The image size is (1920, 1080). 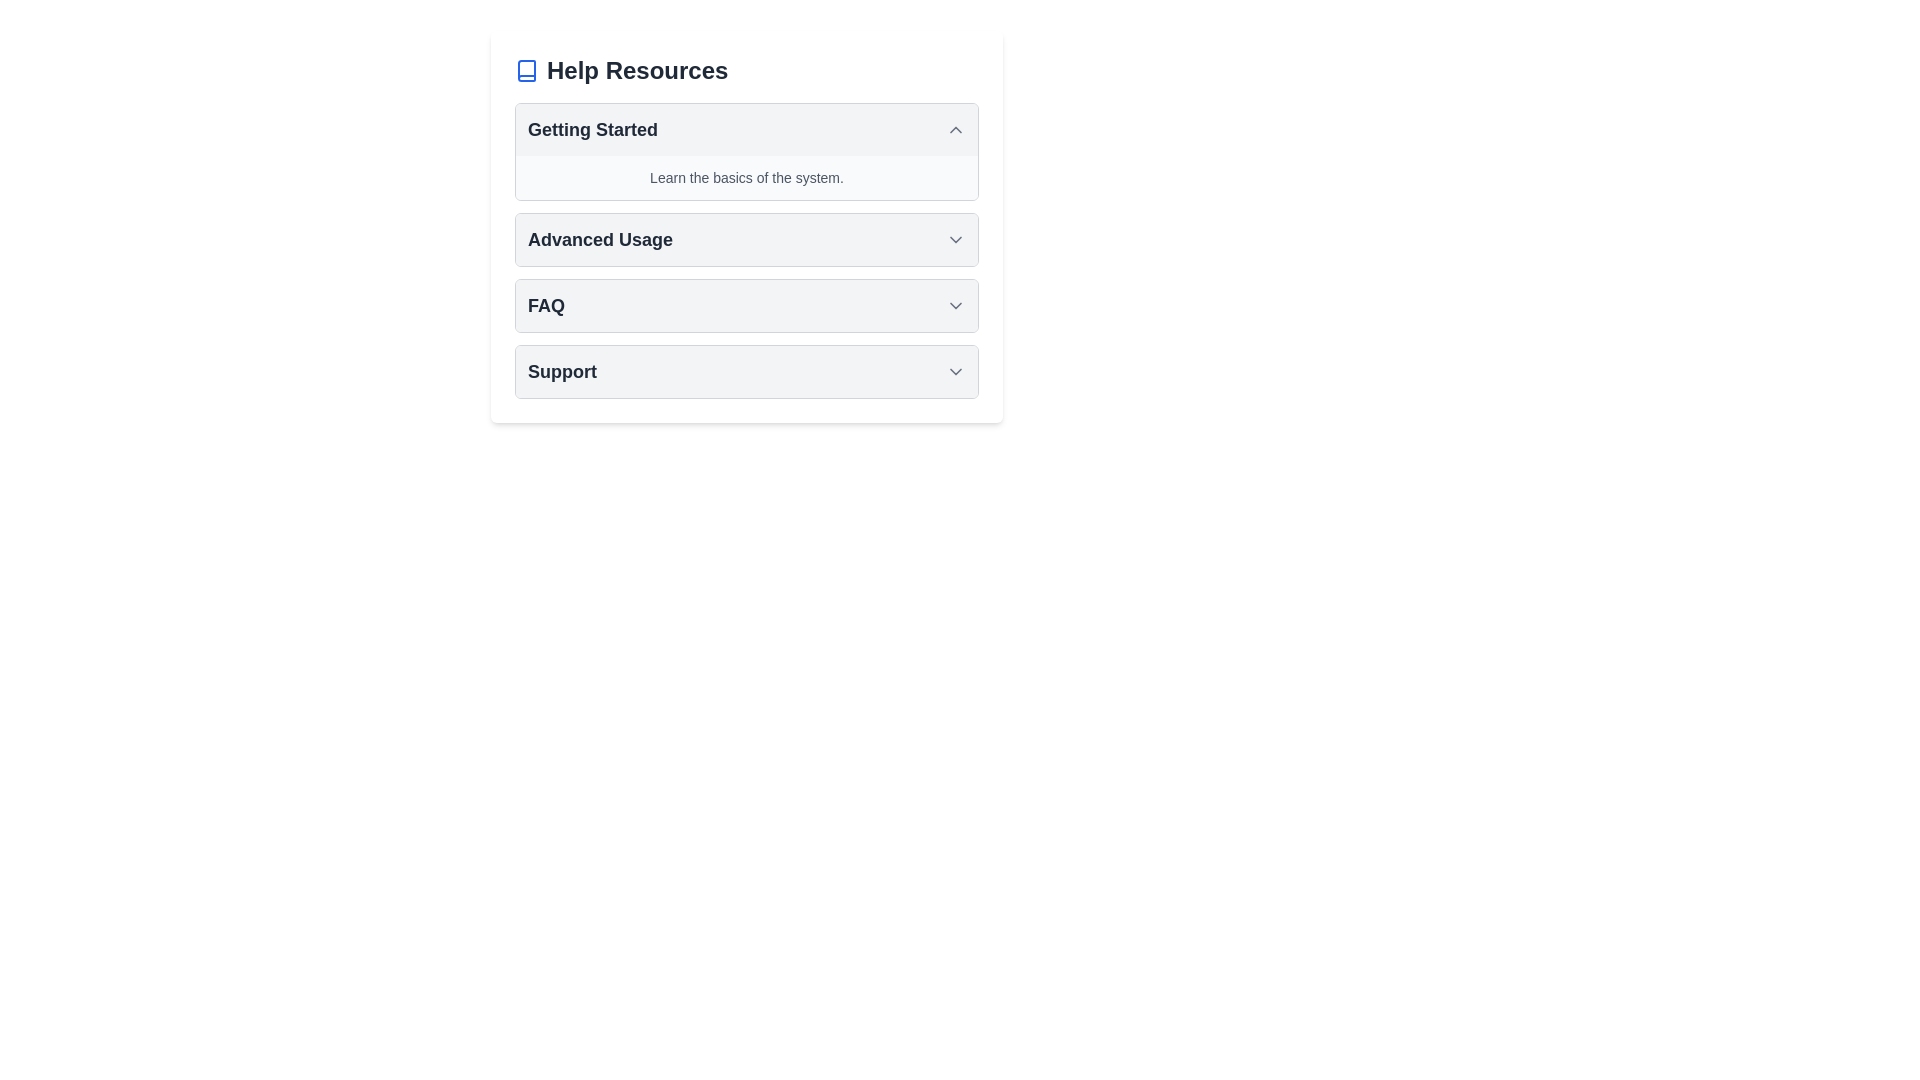 I want to click on the collapsible button located on the rightmost side of the 'Getting Started' row, so click(x=954, y=130).